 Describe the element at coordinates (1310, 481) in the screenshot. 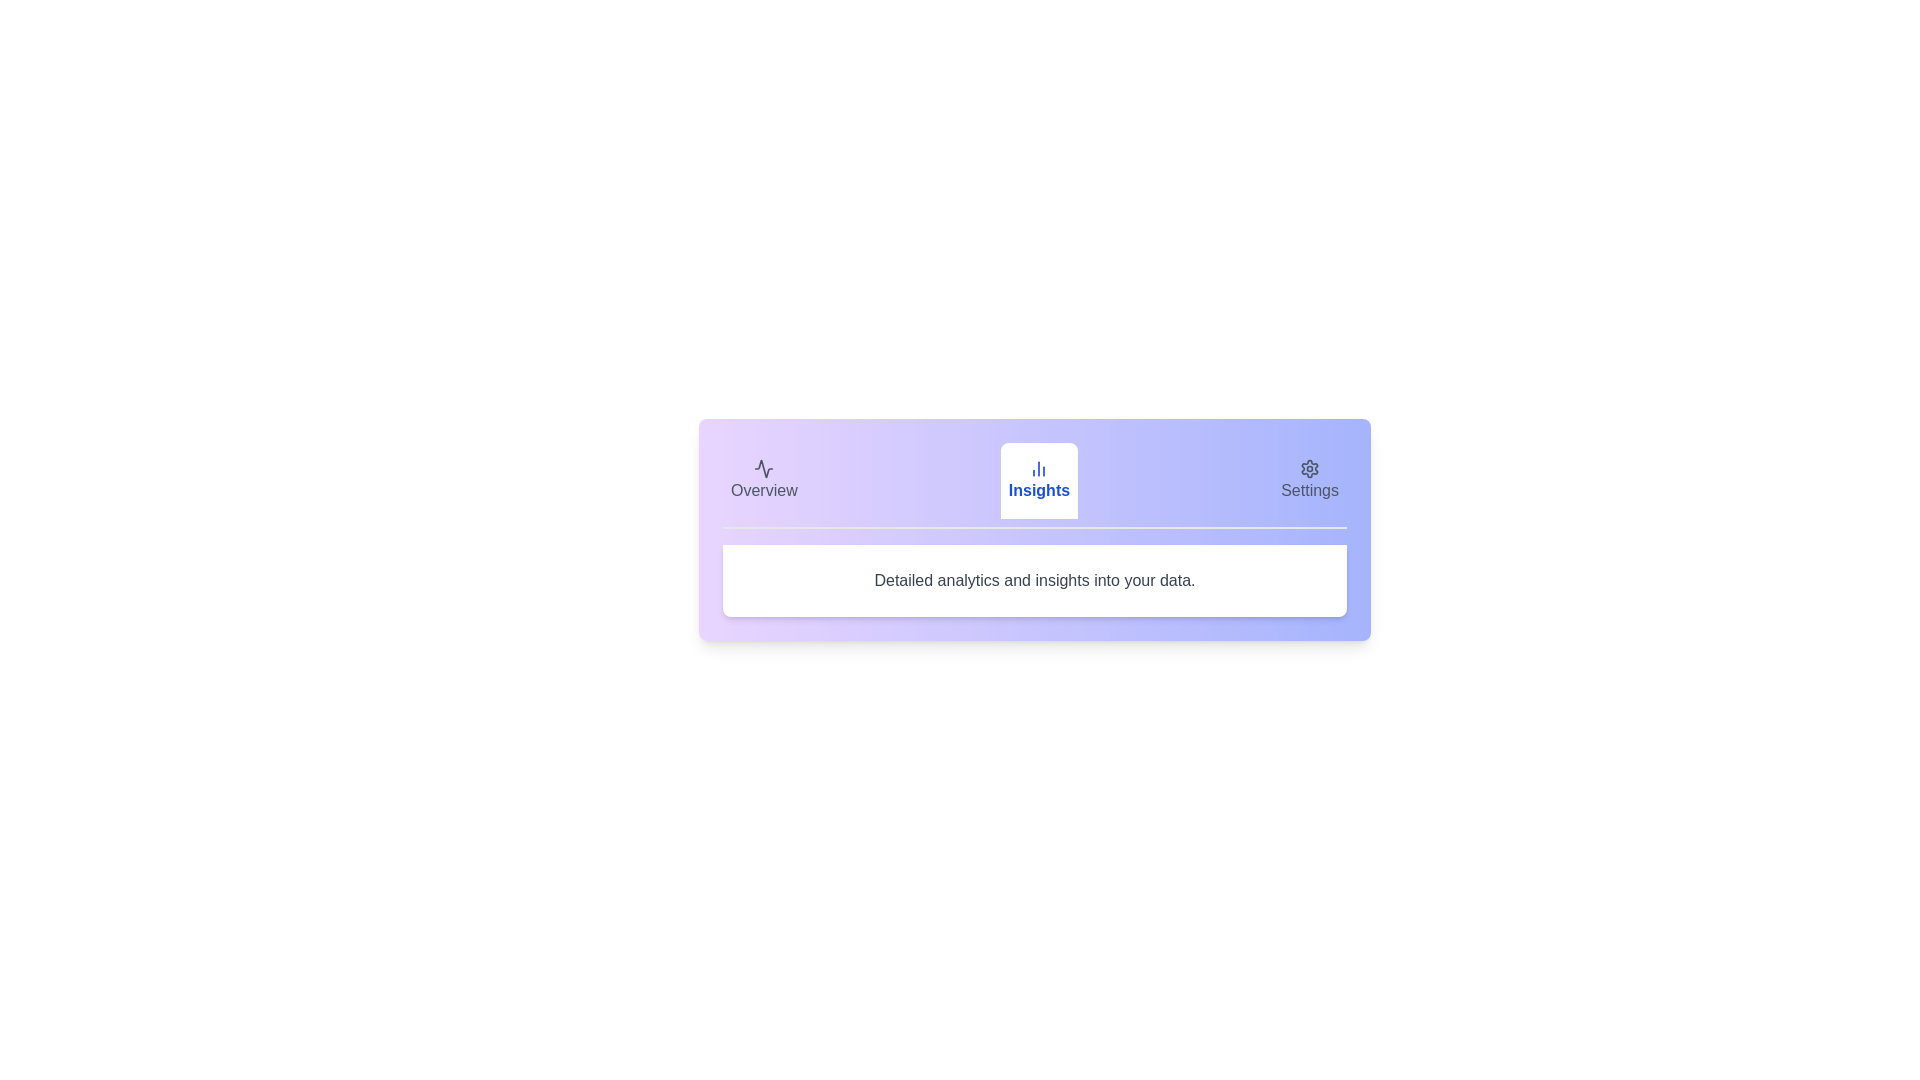

I see `the Settings tab to view its content` at that location.